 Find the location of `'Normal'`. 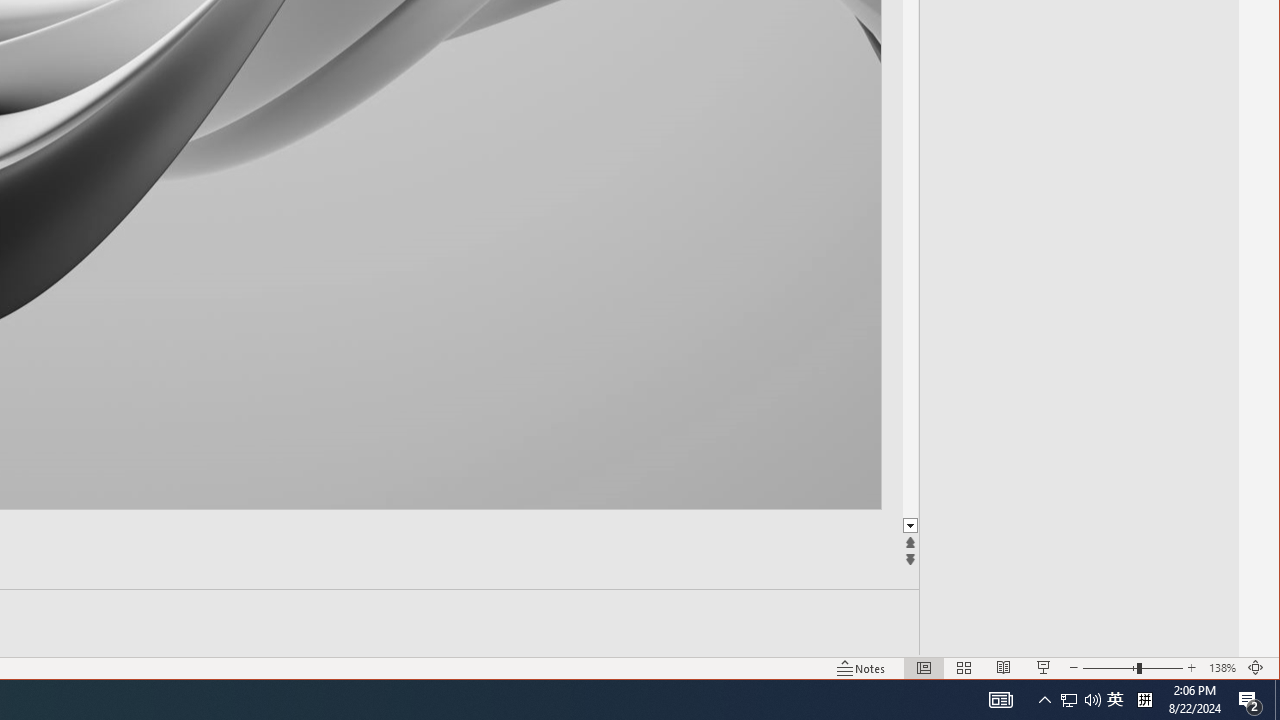

'Normal' is located at coordinates (923, 668).